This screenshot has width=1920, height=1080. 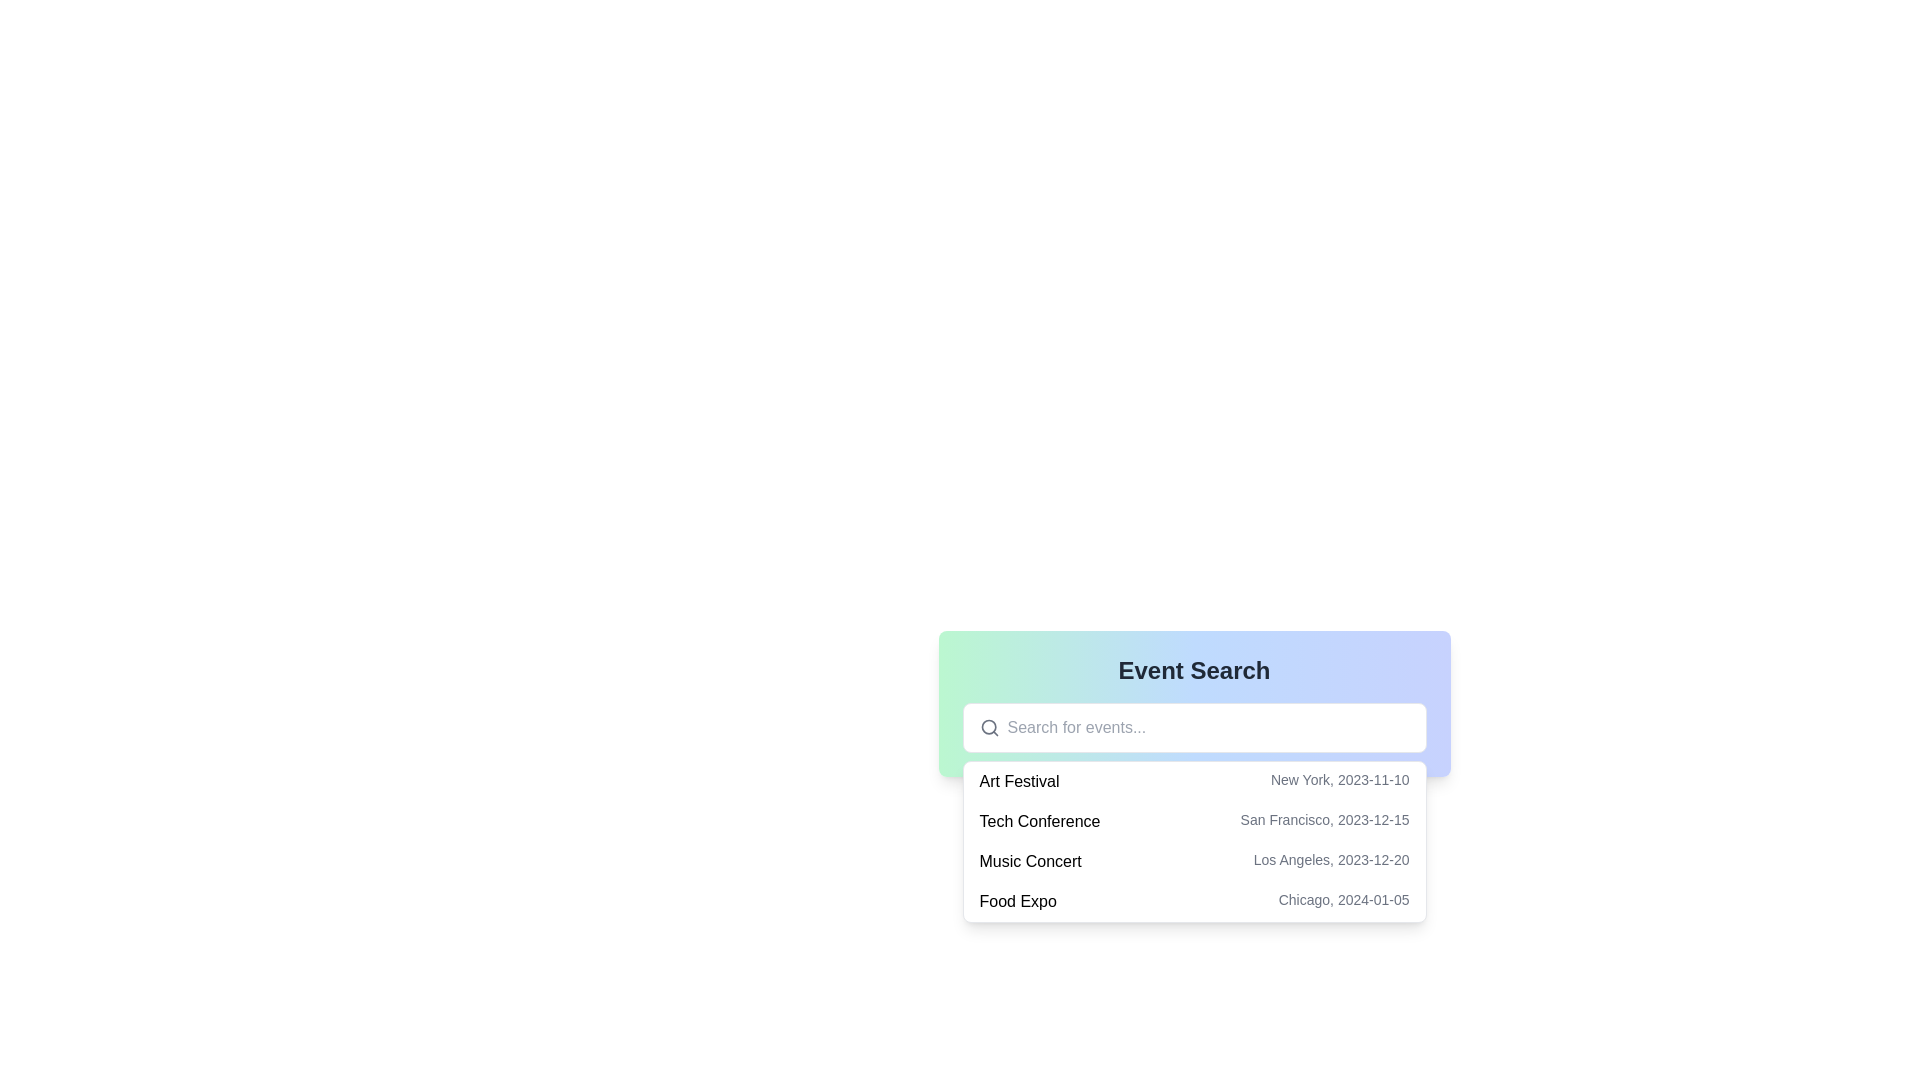 What do you see at coordinates (1019, 781) in the screenshot?
I see `the 'Art Festival' text label, which is the first item in the list of events under the 'Event Search' section` at bounding box center [1019, 781].